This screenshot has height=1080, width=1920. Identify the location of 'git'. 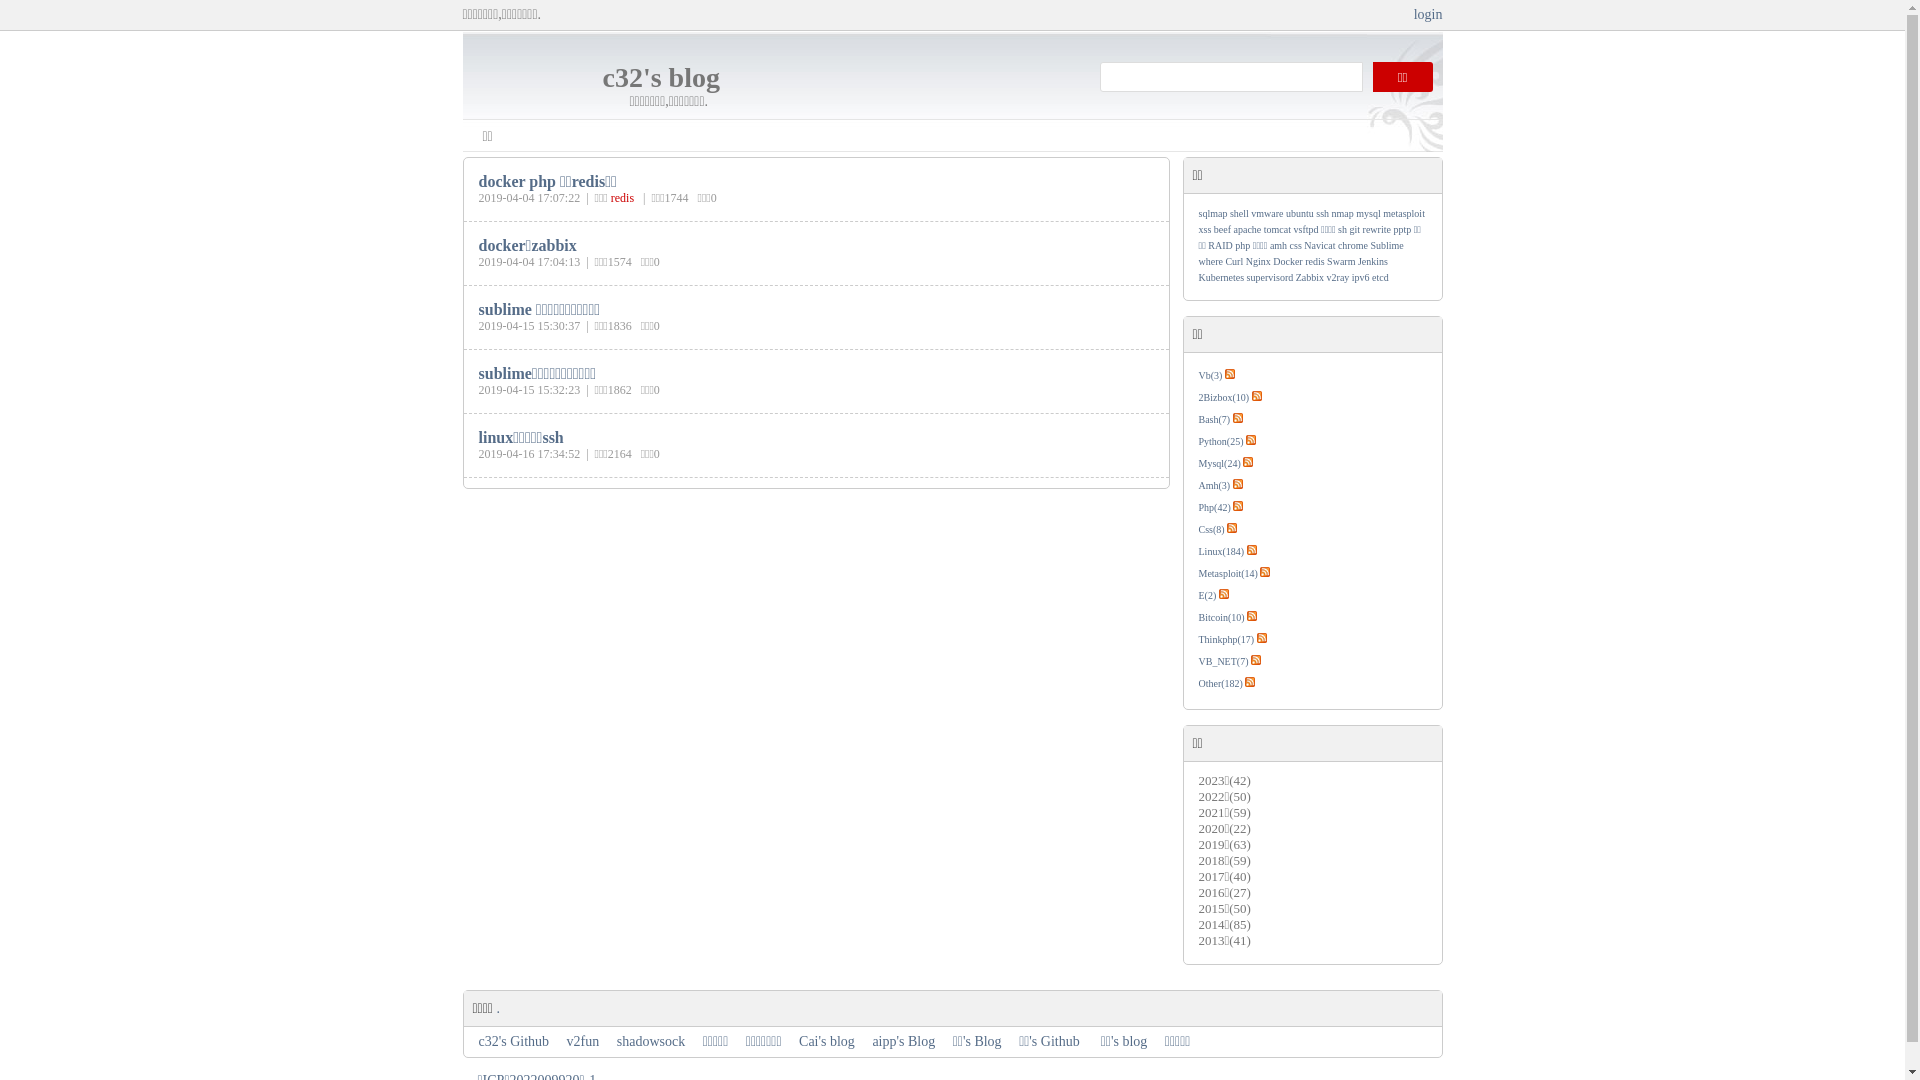
(1355, 228).